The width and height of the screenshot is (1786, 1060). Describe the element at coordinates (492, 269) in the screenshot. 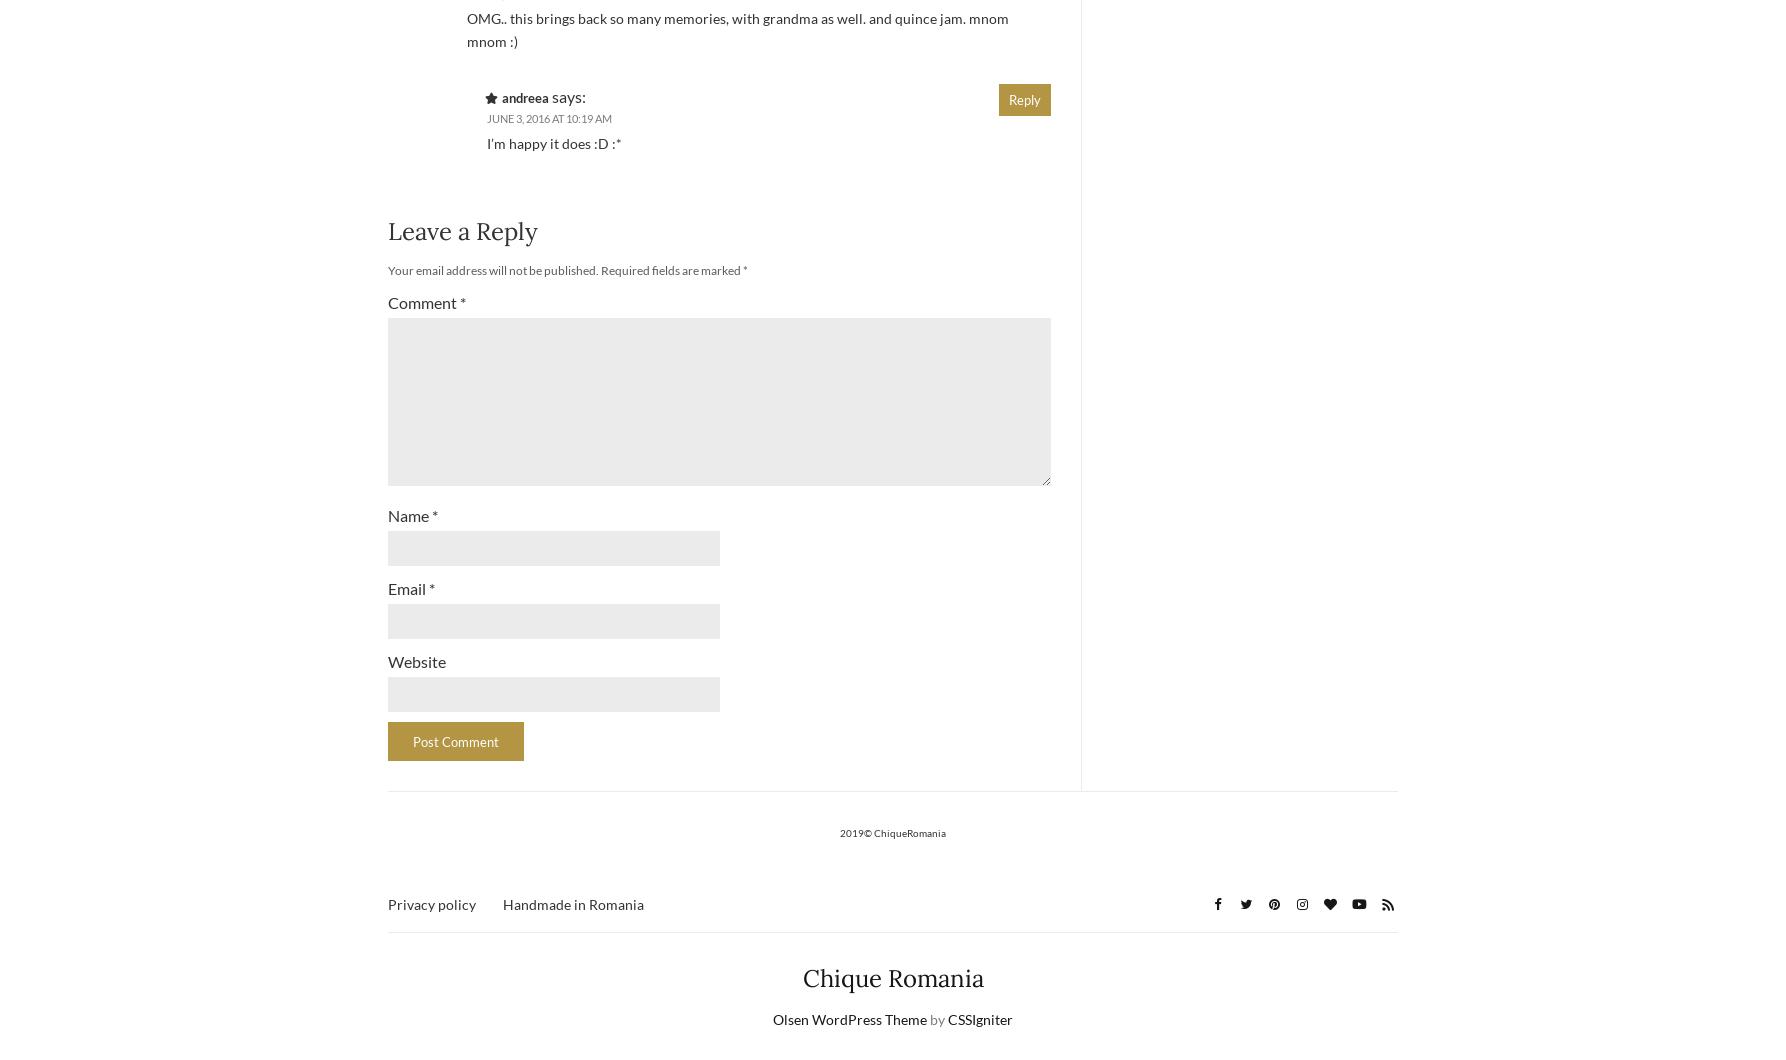

I see `'Your email address will not be published.'` at that location.